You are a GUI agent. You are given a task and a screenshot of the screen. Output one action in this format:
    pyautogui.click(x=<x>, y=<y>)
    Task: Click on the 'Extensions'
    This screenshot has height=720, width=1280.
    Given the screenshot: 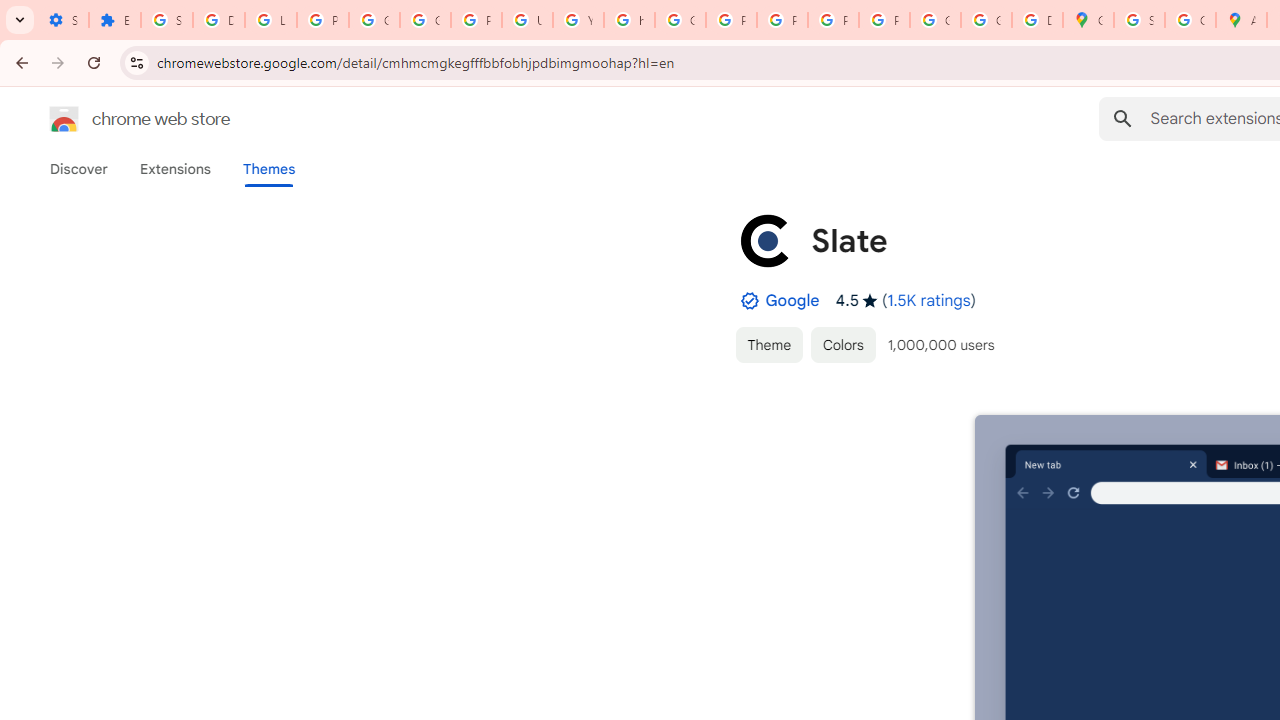 What is the action you would take?
    pyautogui.click(x=174, y=168)
    